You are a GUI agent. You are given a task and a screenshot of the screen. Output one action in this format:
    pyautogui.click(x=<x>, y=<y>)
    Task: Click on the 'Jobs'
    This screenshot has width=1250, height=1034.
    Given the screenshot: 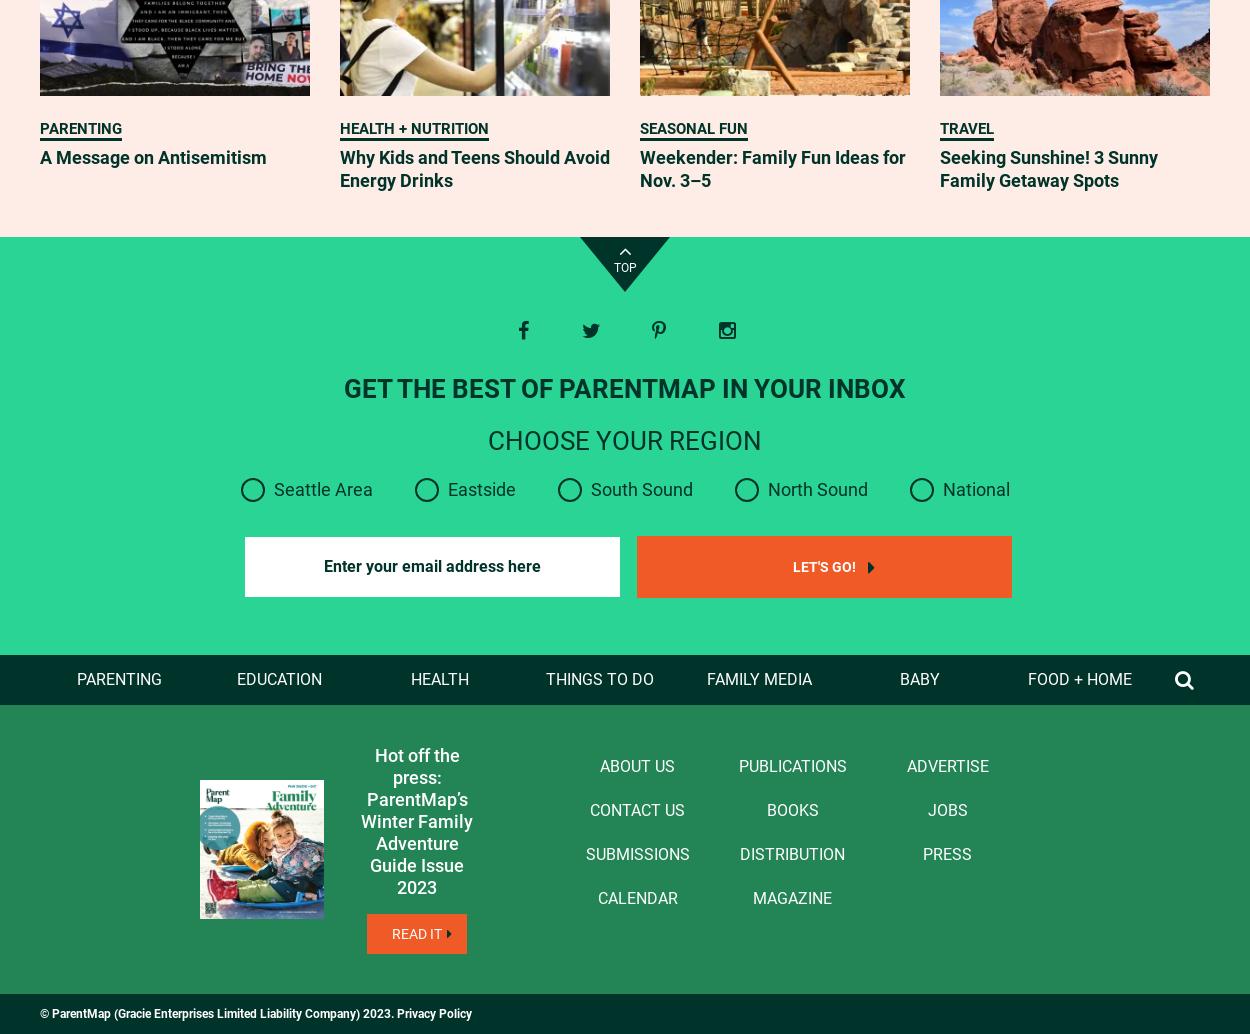 What is the action you would take?
    pyautogui.click(x=946, y=808)
    